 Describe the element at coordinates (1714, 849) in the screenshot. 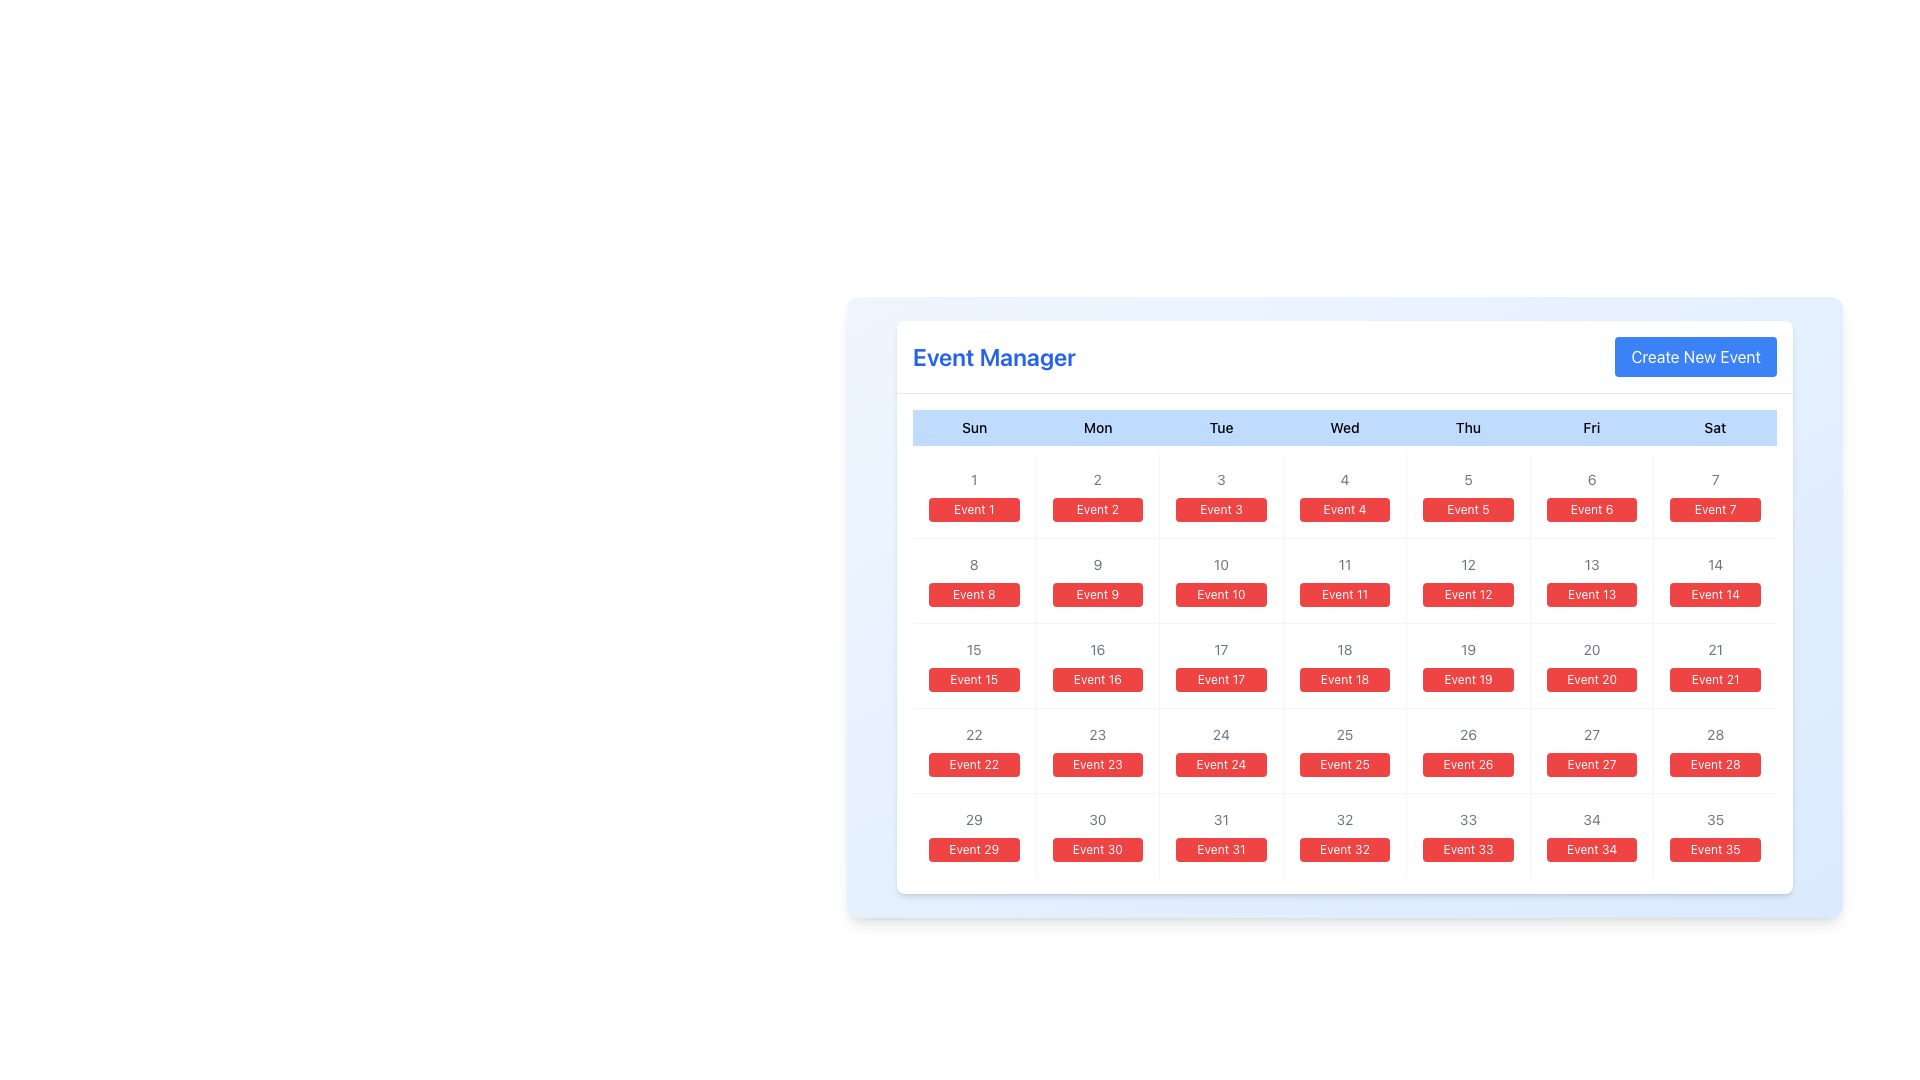

I see `the non-interactive badge with a red background and white text reading 'Event 35', located at the bottom-right corner of the calendar grid layout` at that location.